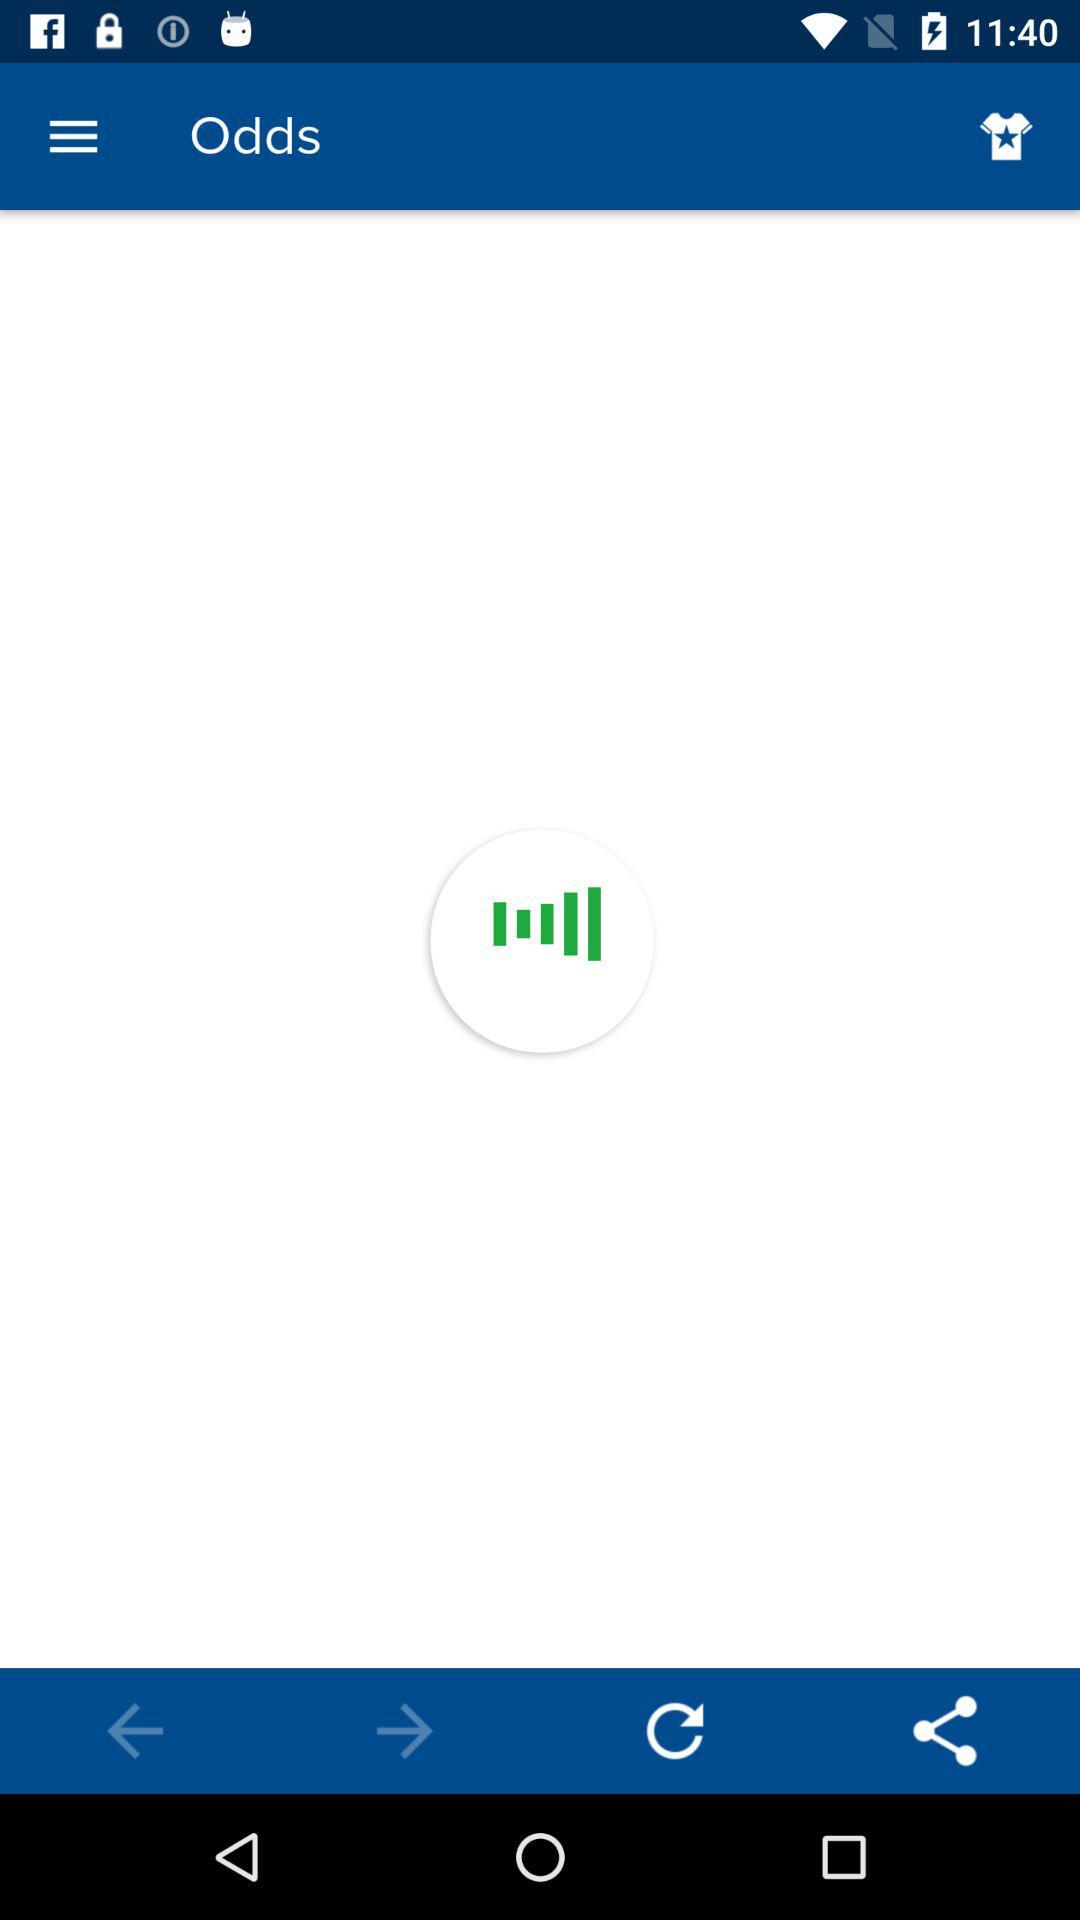  Describe the element at coordinates (945, 1730) in the screenshot. I see `share` at that location.